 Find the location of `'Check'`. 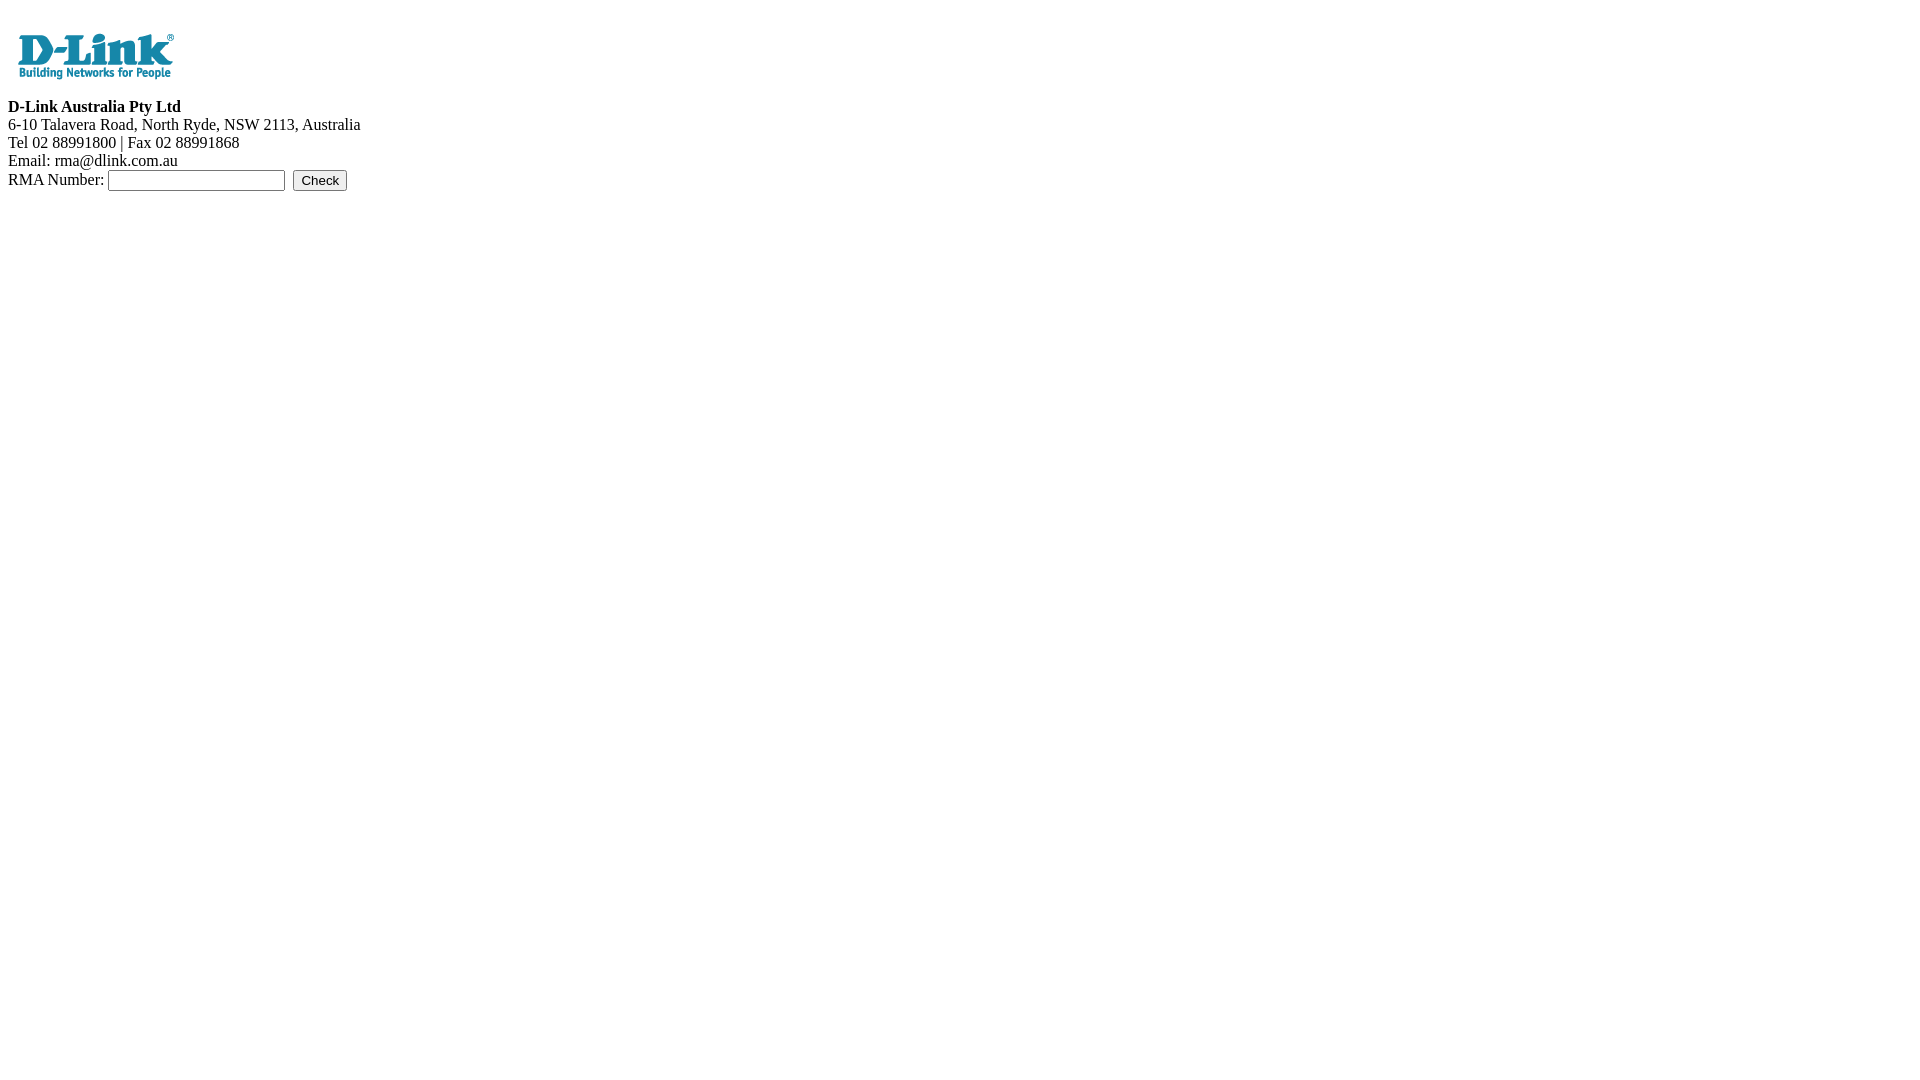

'Check' is located at coordinates (320, 180).